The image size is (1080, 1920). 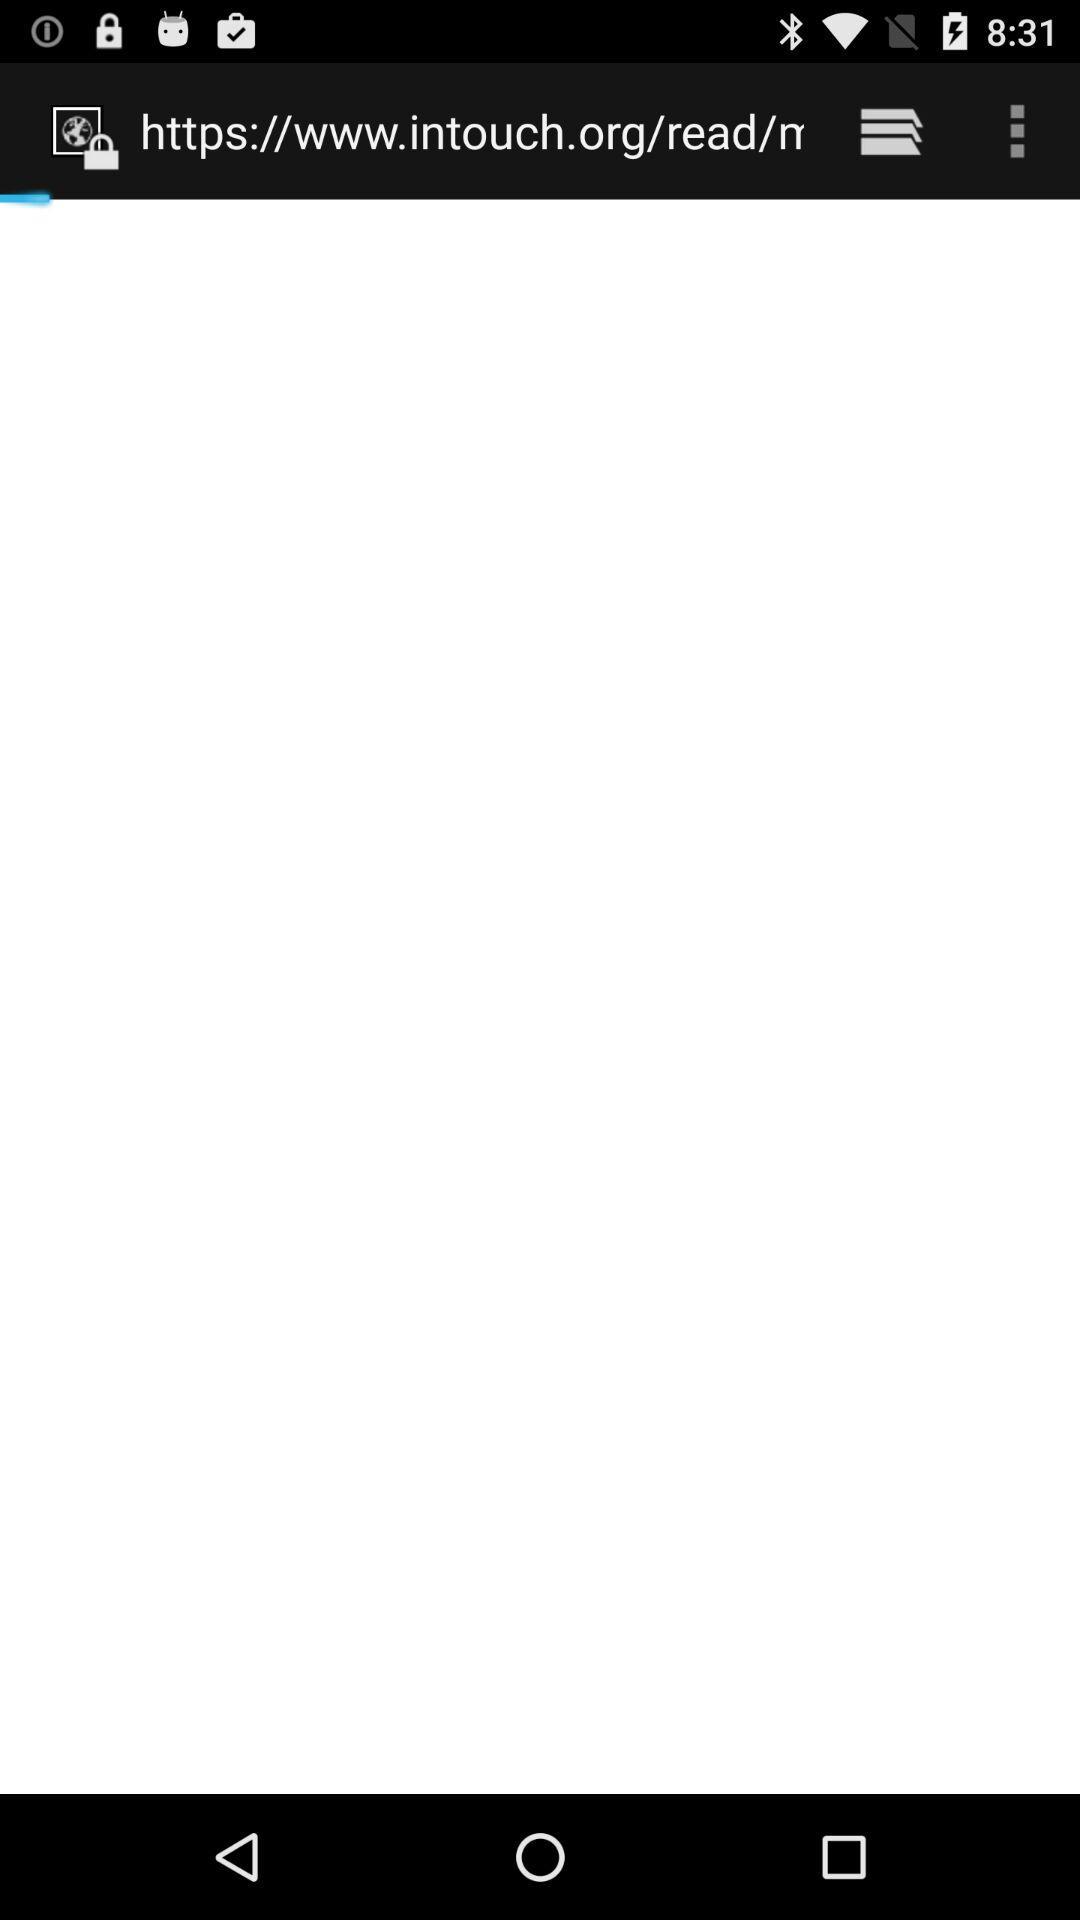 I want to click on item to the right of the https www intouch, so click(x=890, y=130).